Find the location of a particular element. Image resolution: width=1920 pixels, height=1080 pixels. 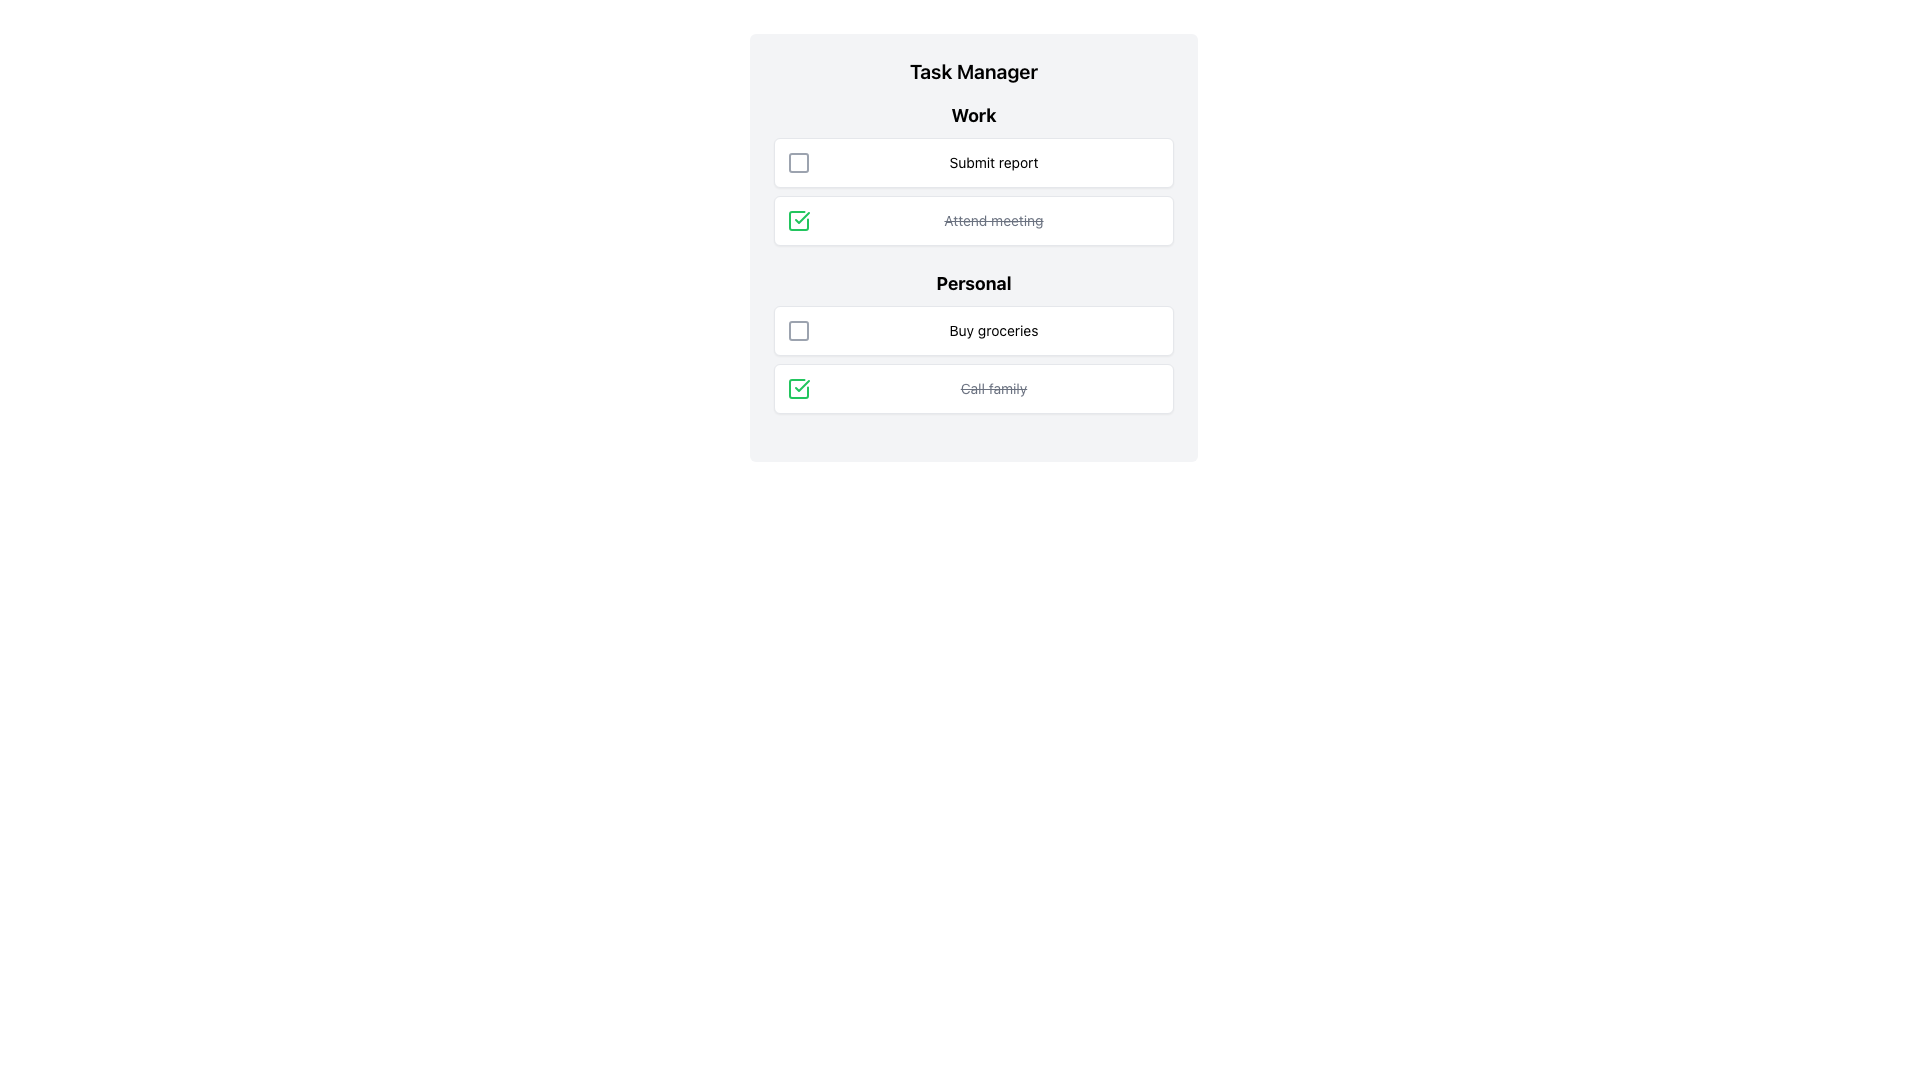

the green checkbox icon indicating a selected state for 'Call family' is located at coordinates (797, 220).